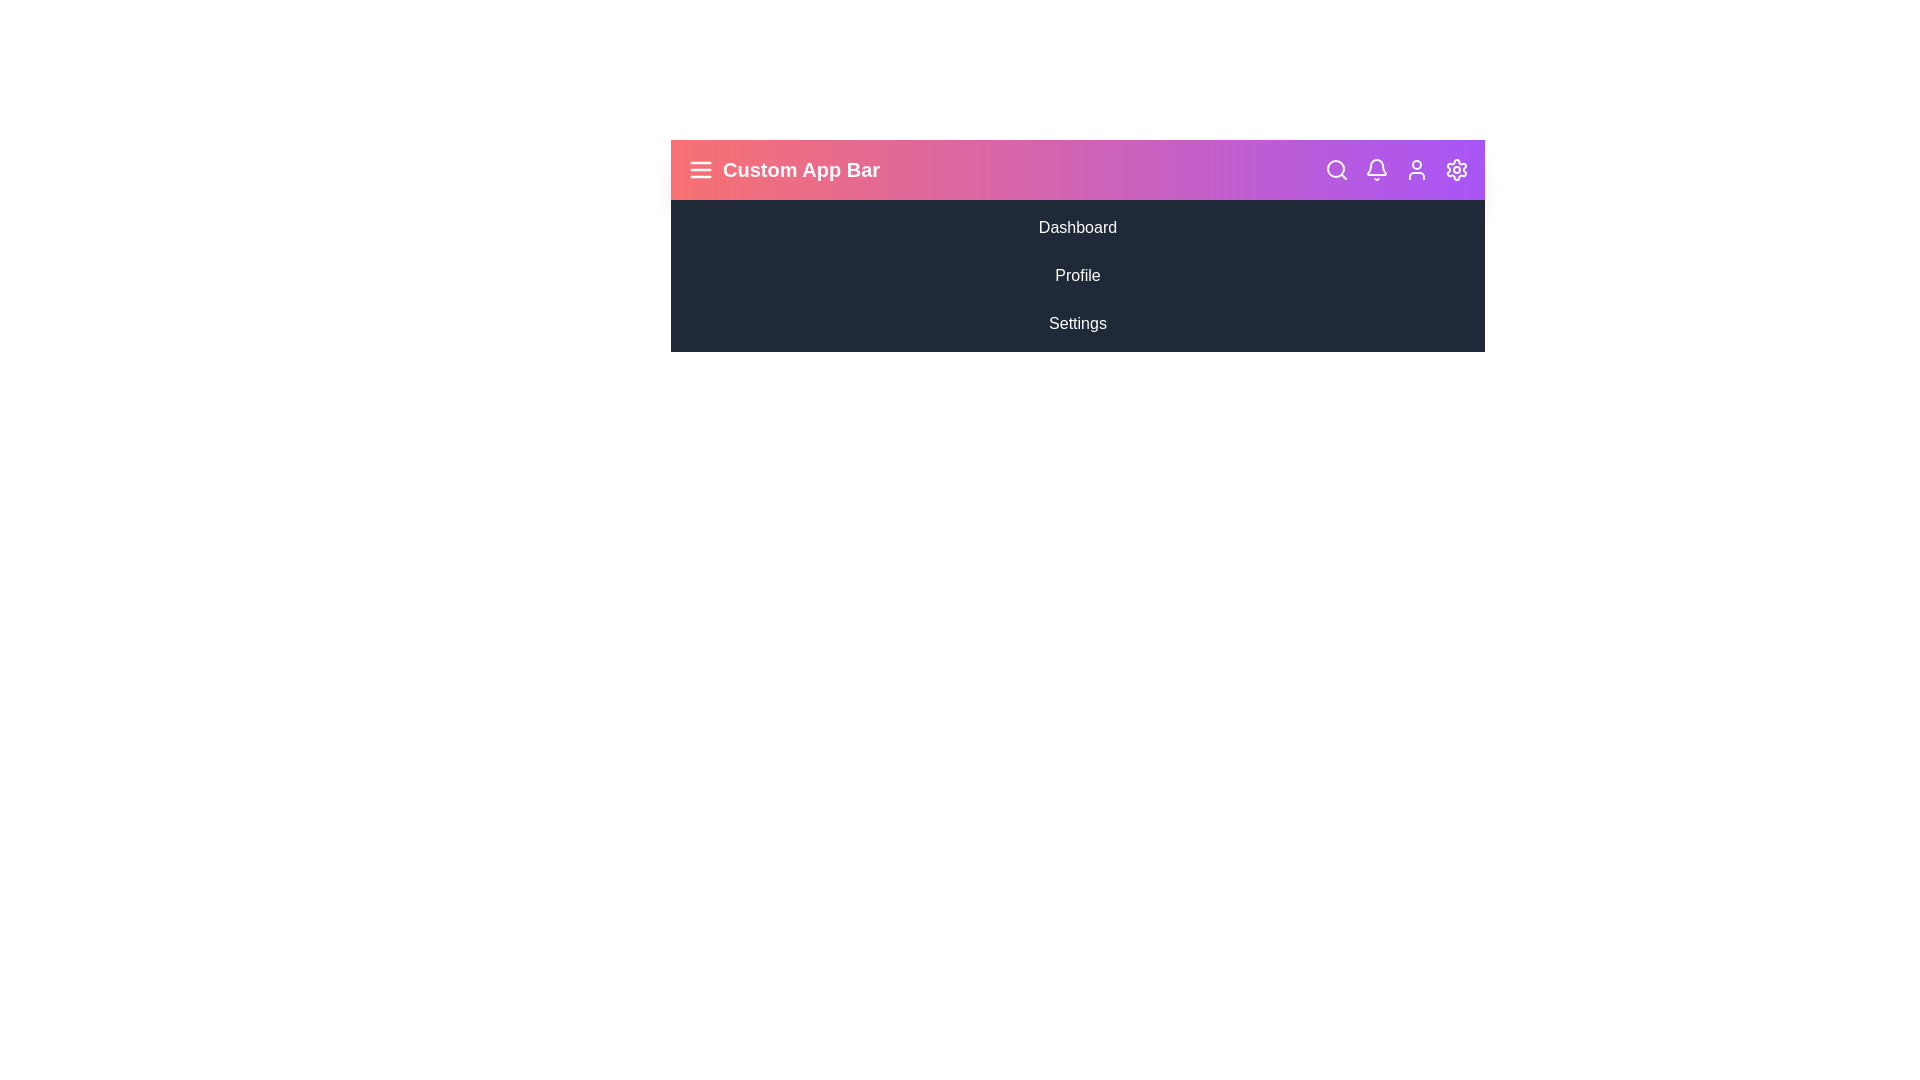 Image resolution: width=1920 pixels, height=1080 pixels. What do you see at coordinates (700, 168) in the screenshot?
I see `the menu icon to toggle the sidebar visibility` at bounding box center [700, 168].